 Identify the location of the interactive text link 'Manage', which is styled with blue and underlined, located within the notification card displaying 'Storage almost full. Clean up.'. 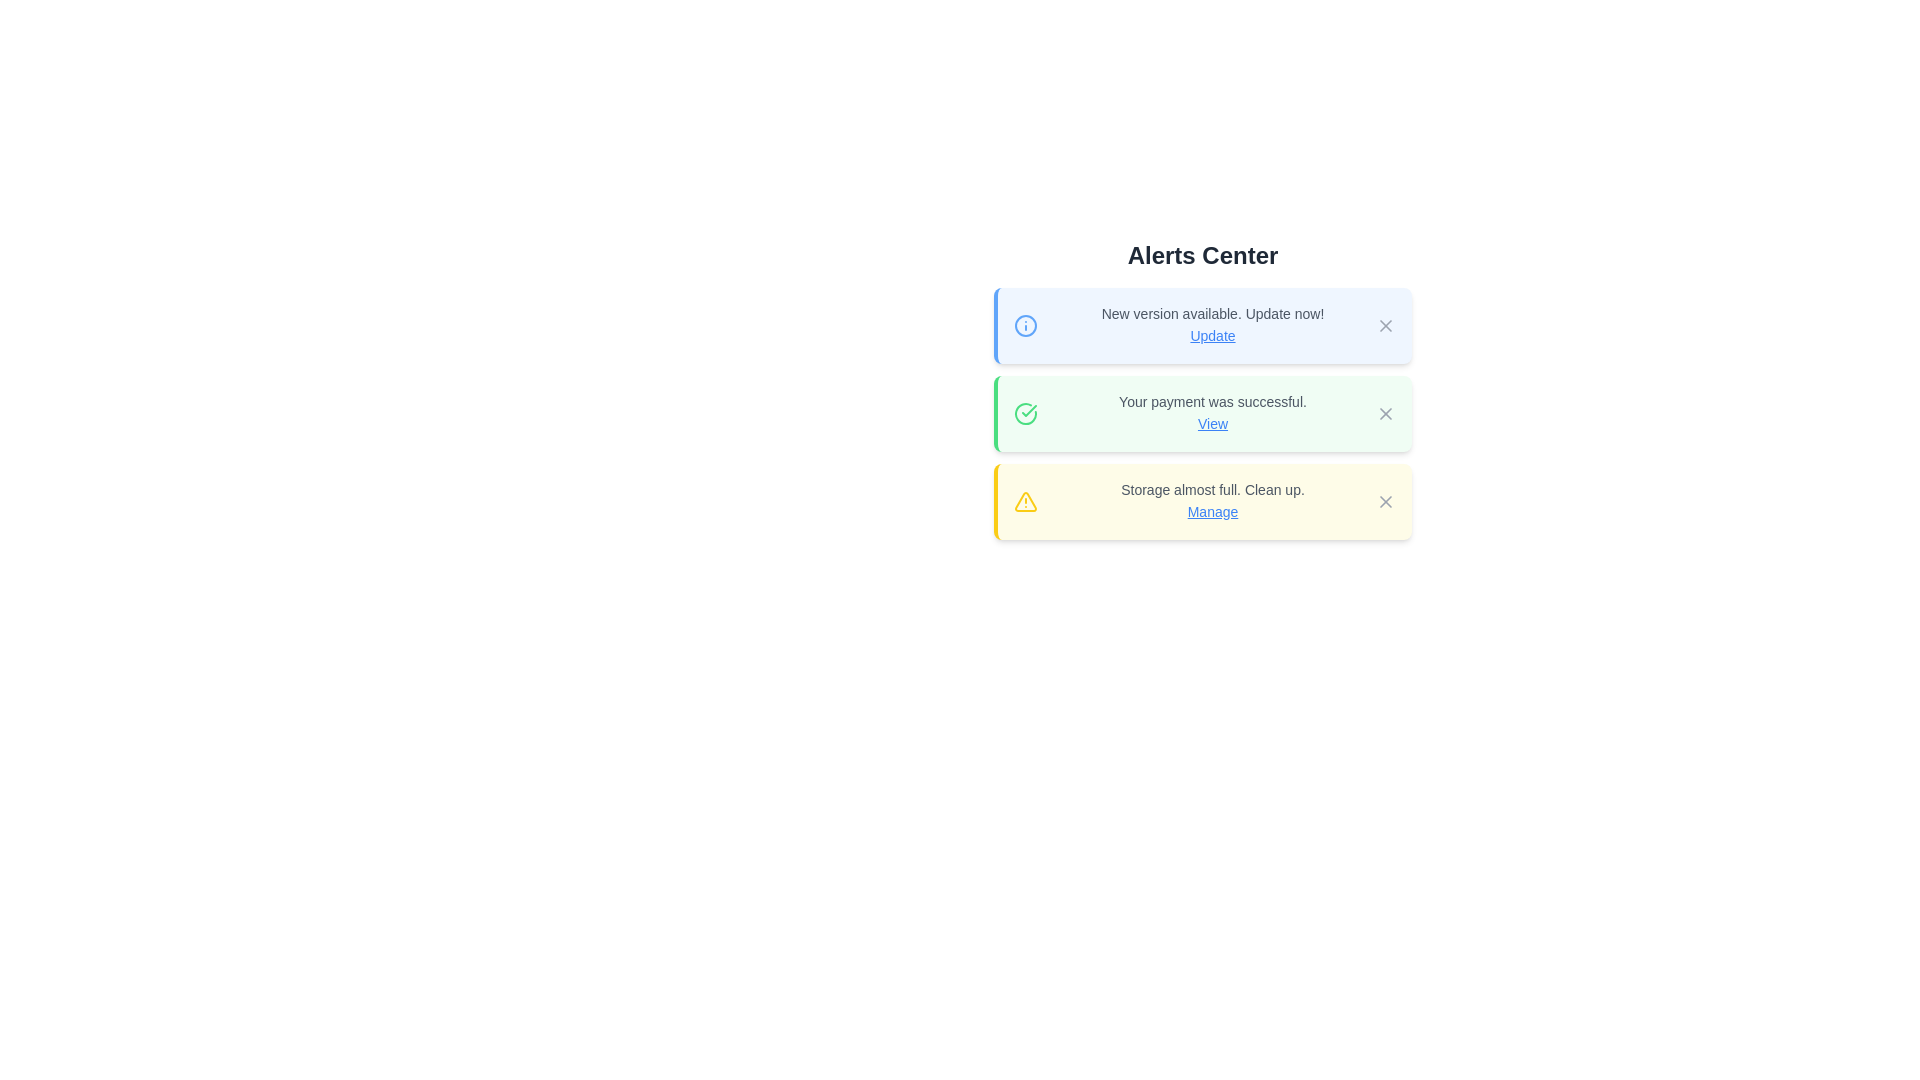
(1212, 511).